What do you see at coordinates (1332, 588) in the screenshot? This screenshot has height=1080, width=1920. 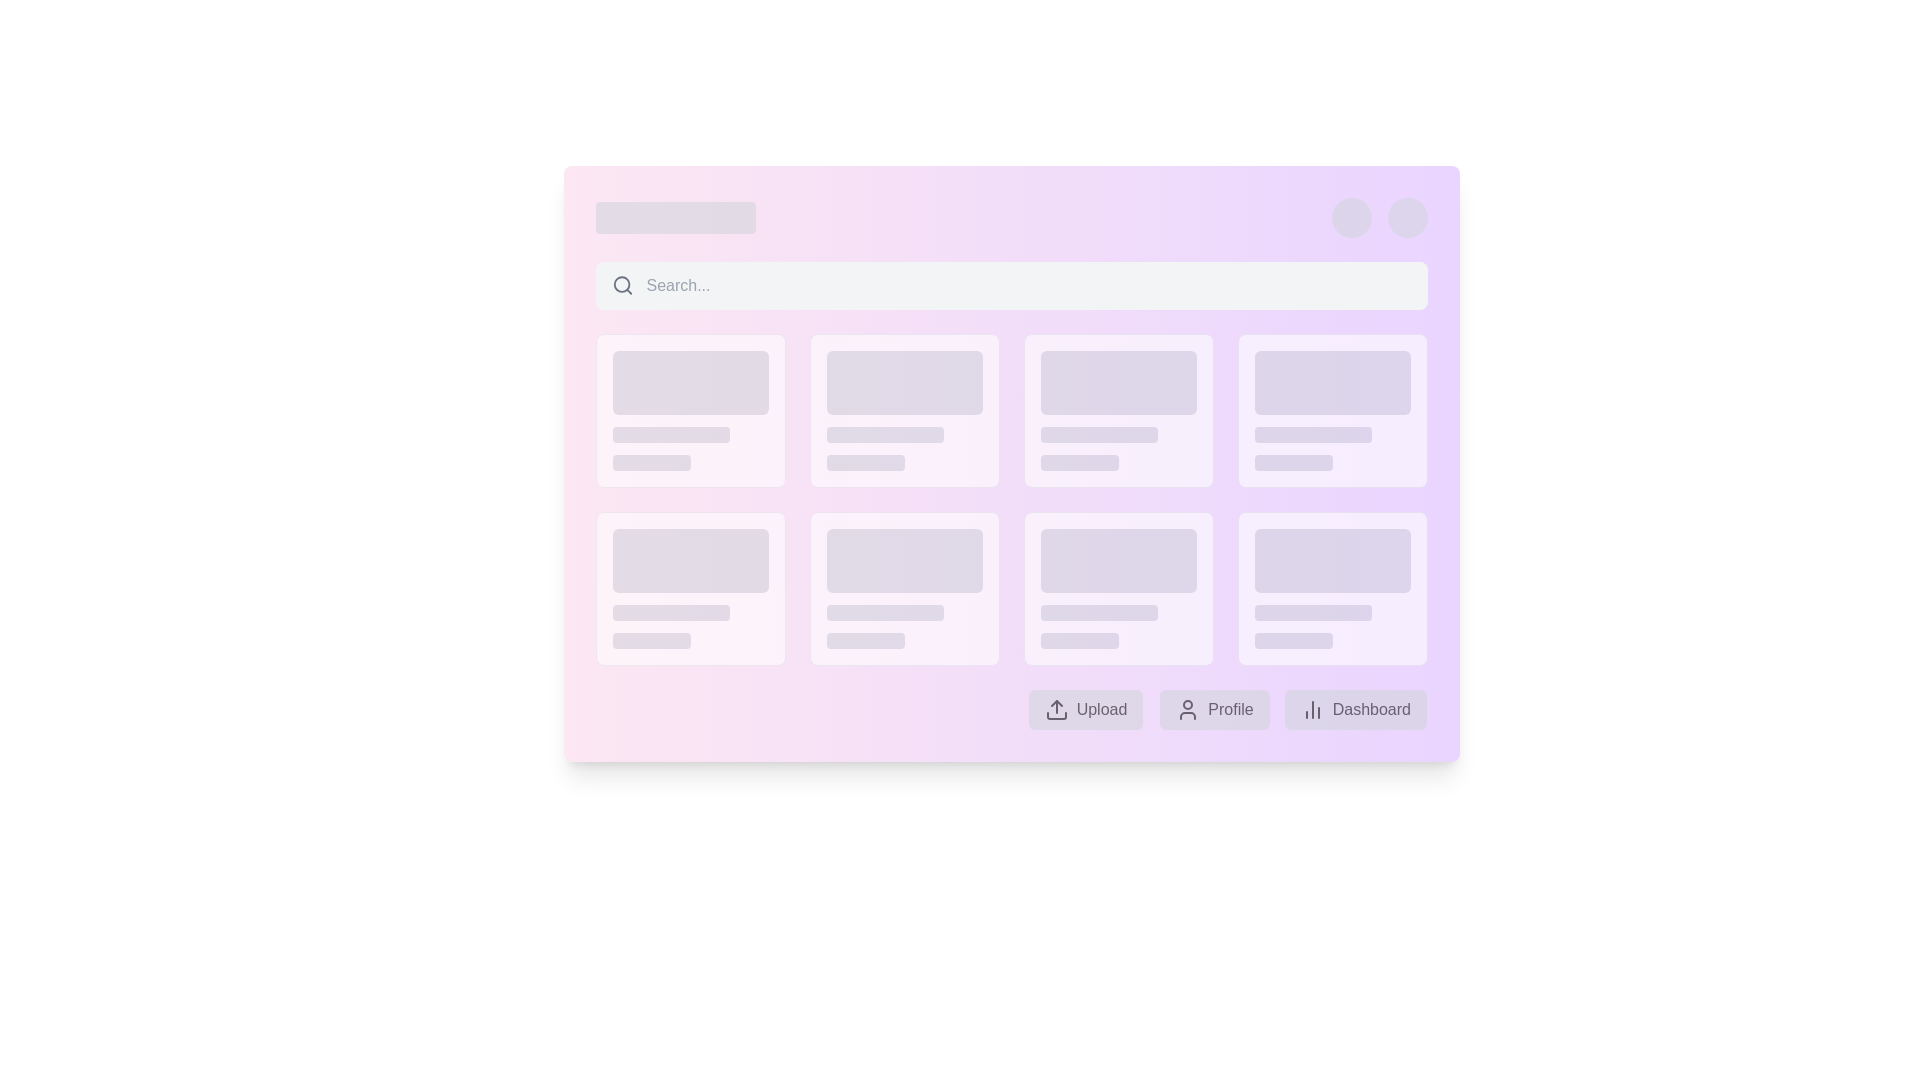 I see `the fourth Placeholder Card in the bottom row of the grid layout, which features a white background, rounded corners, and a light gray rectangle at the top` at bounding box center [1332, 588].